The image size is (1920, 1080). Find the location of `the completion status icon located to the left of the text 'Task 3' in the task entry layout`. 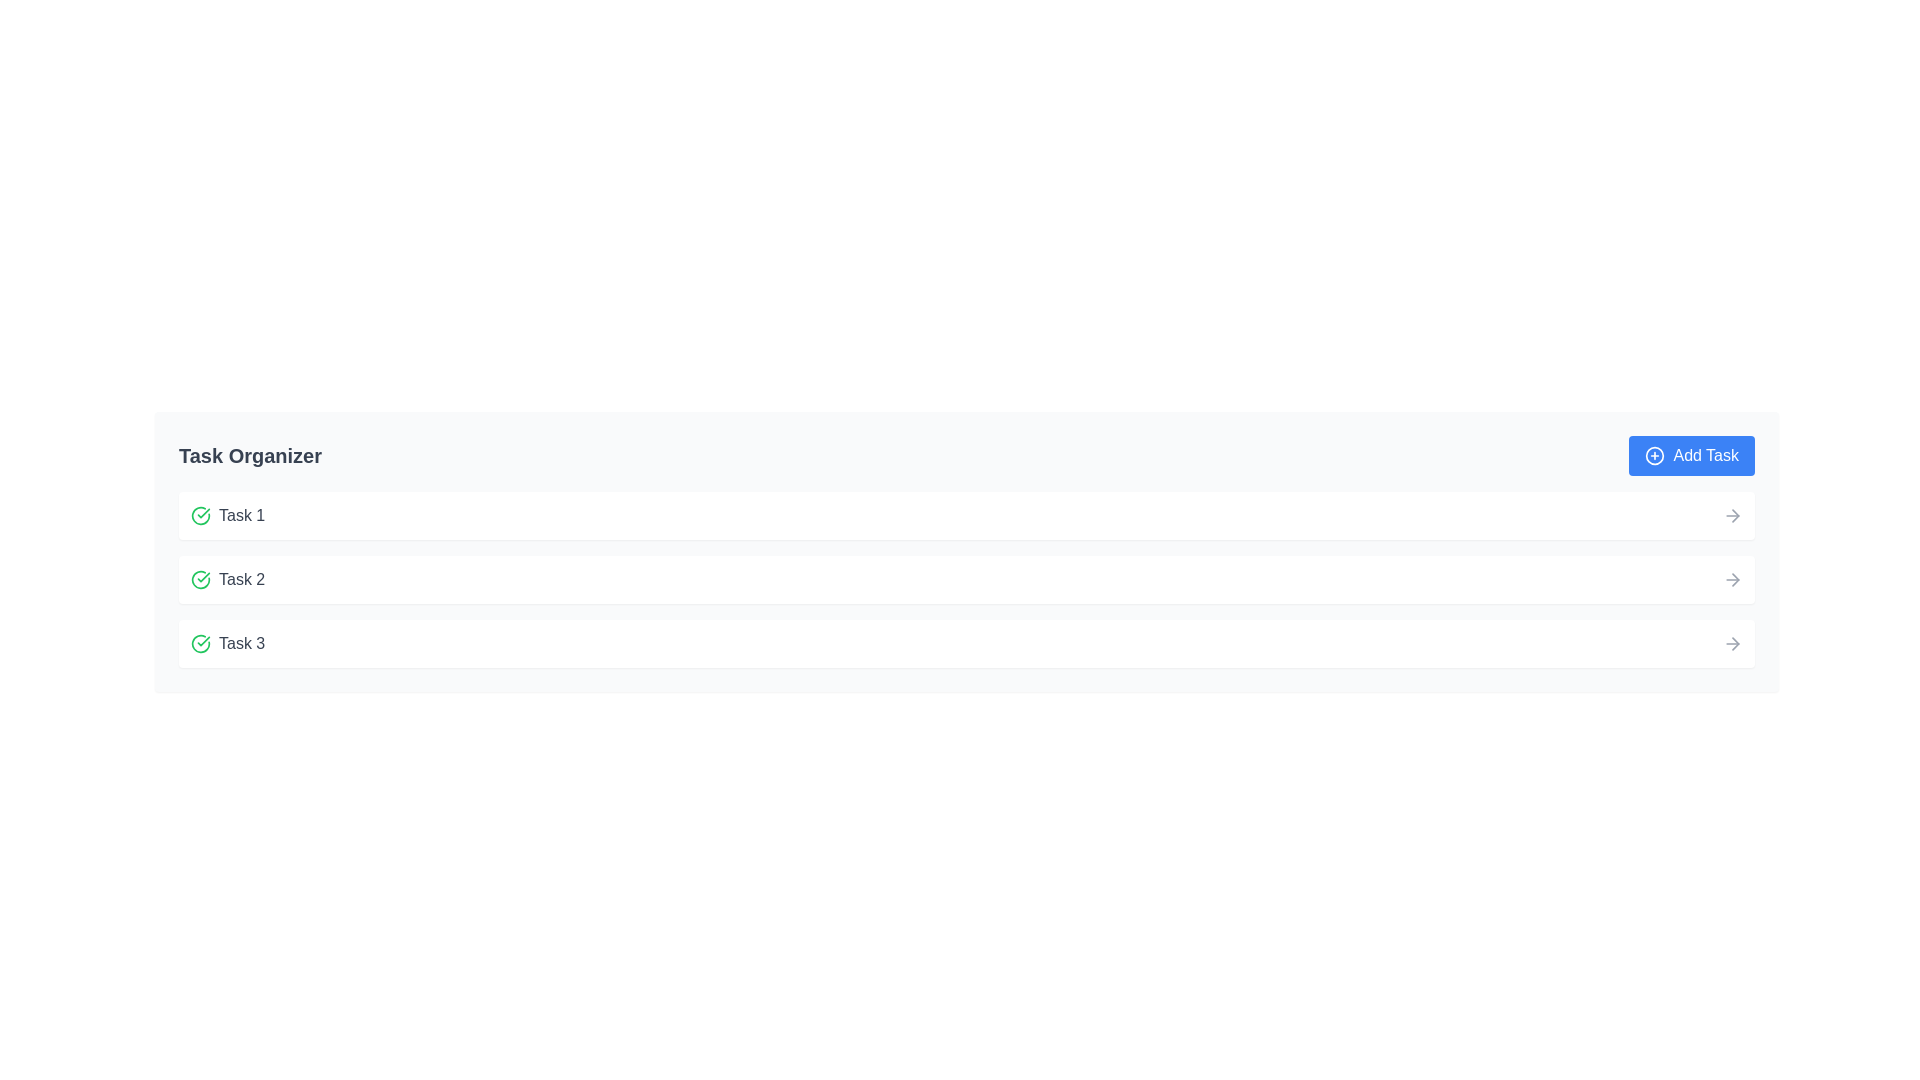

the completion status icon located to the left of the text 'Task 3' in the task entry layout is located at coordinates (201, 644).